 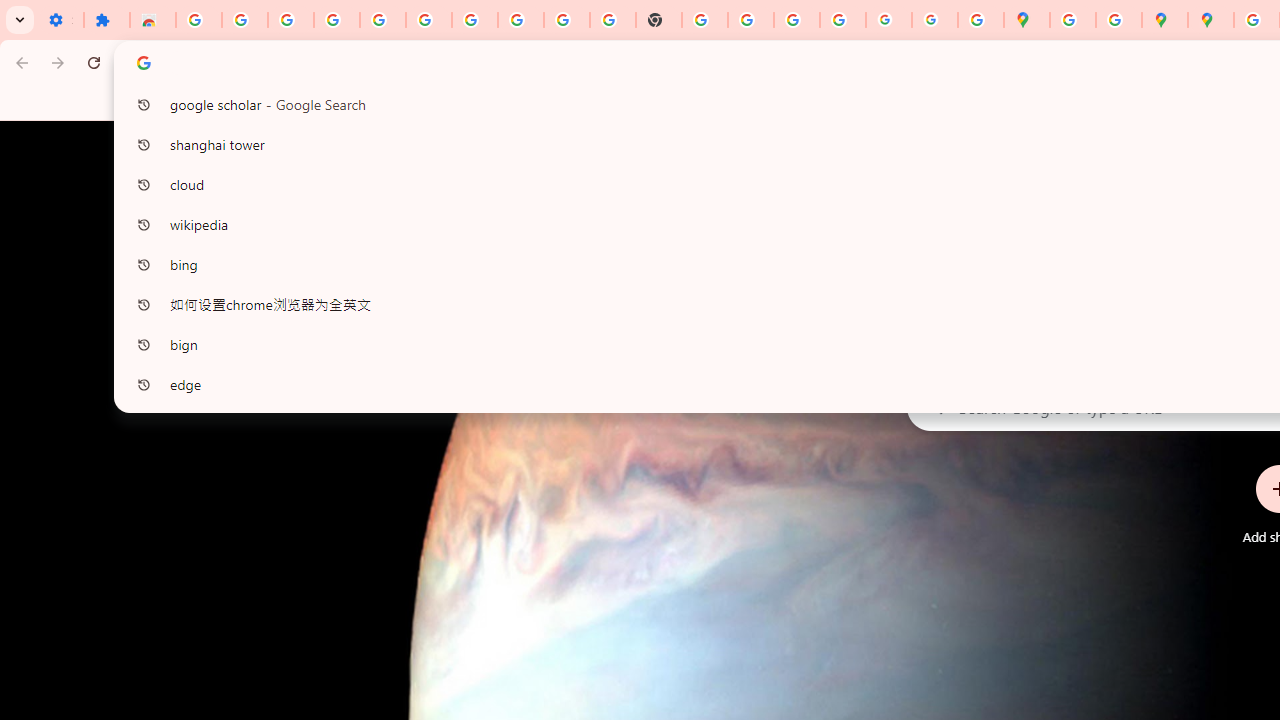 What do you see at coordinates (659, 20) in the screenshot?
I see `'New Tab'` at bounding box center [659, 20].